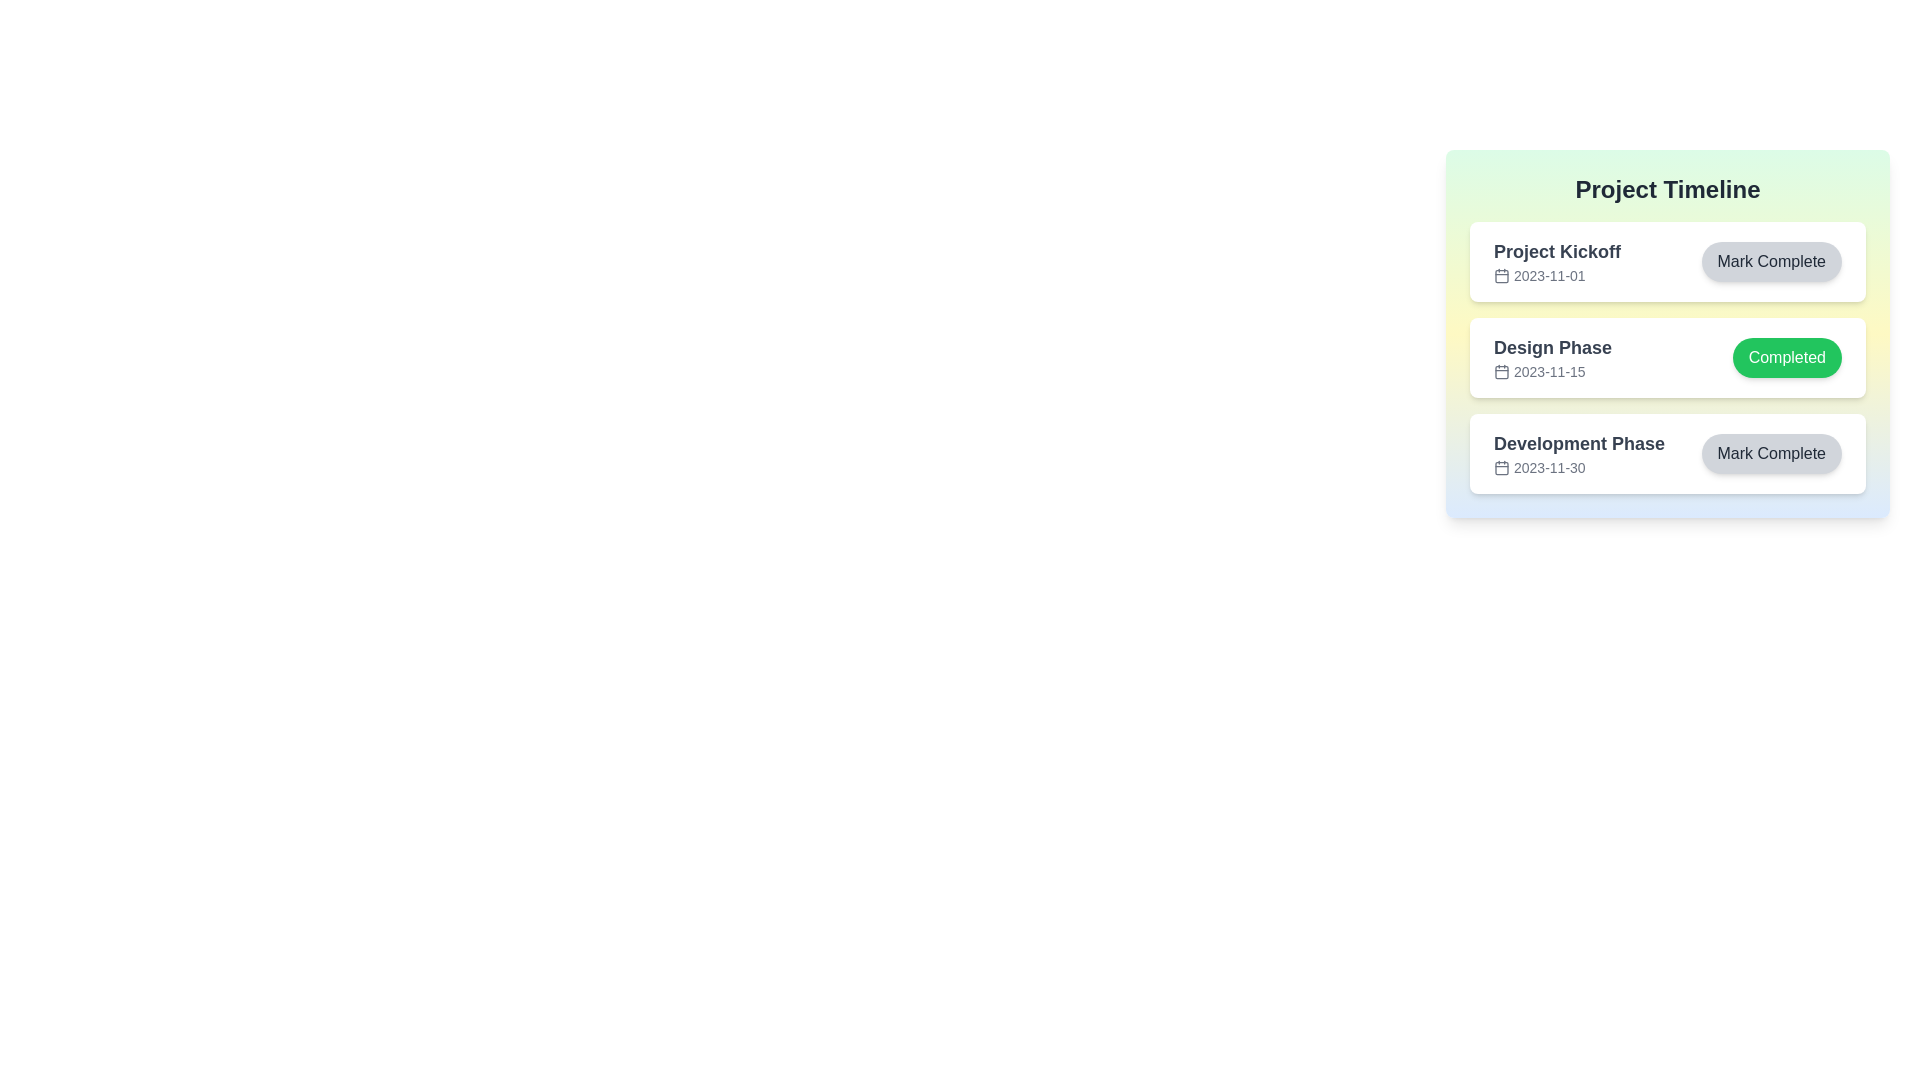 The height and width of the screenshot is (1080, 1920). Describe the element at coordinates (1771, 454) in the screenshot. I see `the button corresponding to the timeline item labeled 'Development Phase'` at that location.